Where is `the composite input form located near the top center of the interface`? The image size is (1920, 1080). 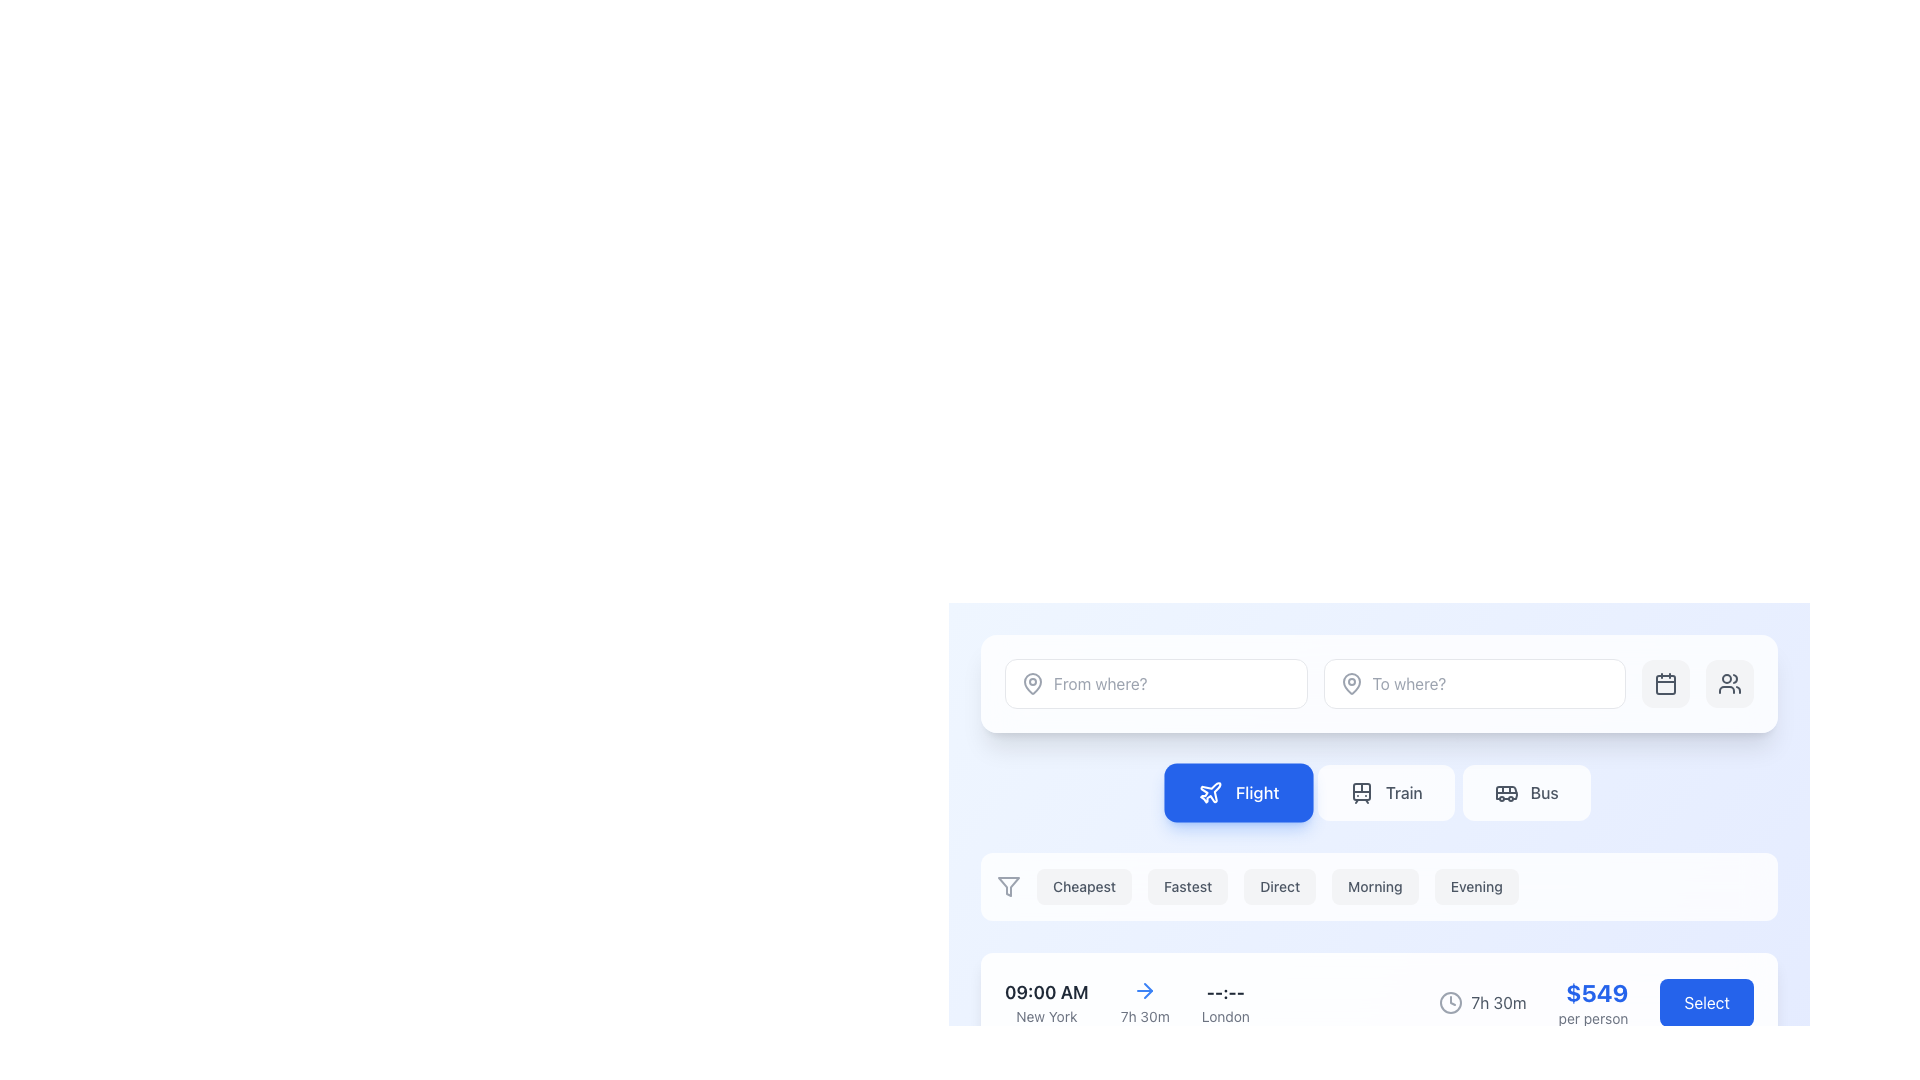
the composite input form located near the top center of the interface is located at coordinates (1378, 682).